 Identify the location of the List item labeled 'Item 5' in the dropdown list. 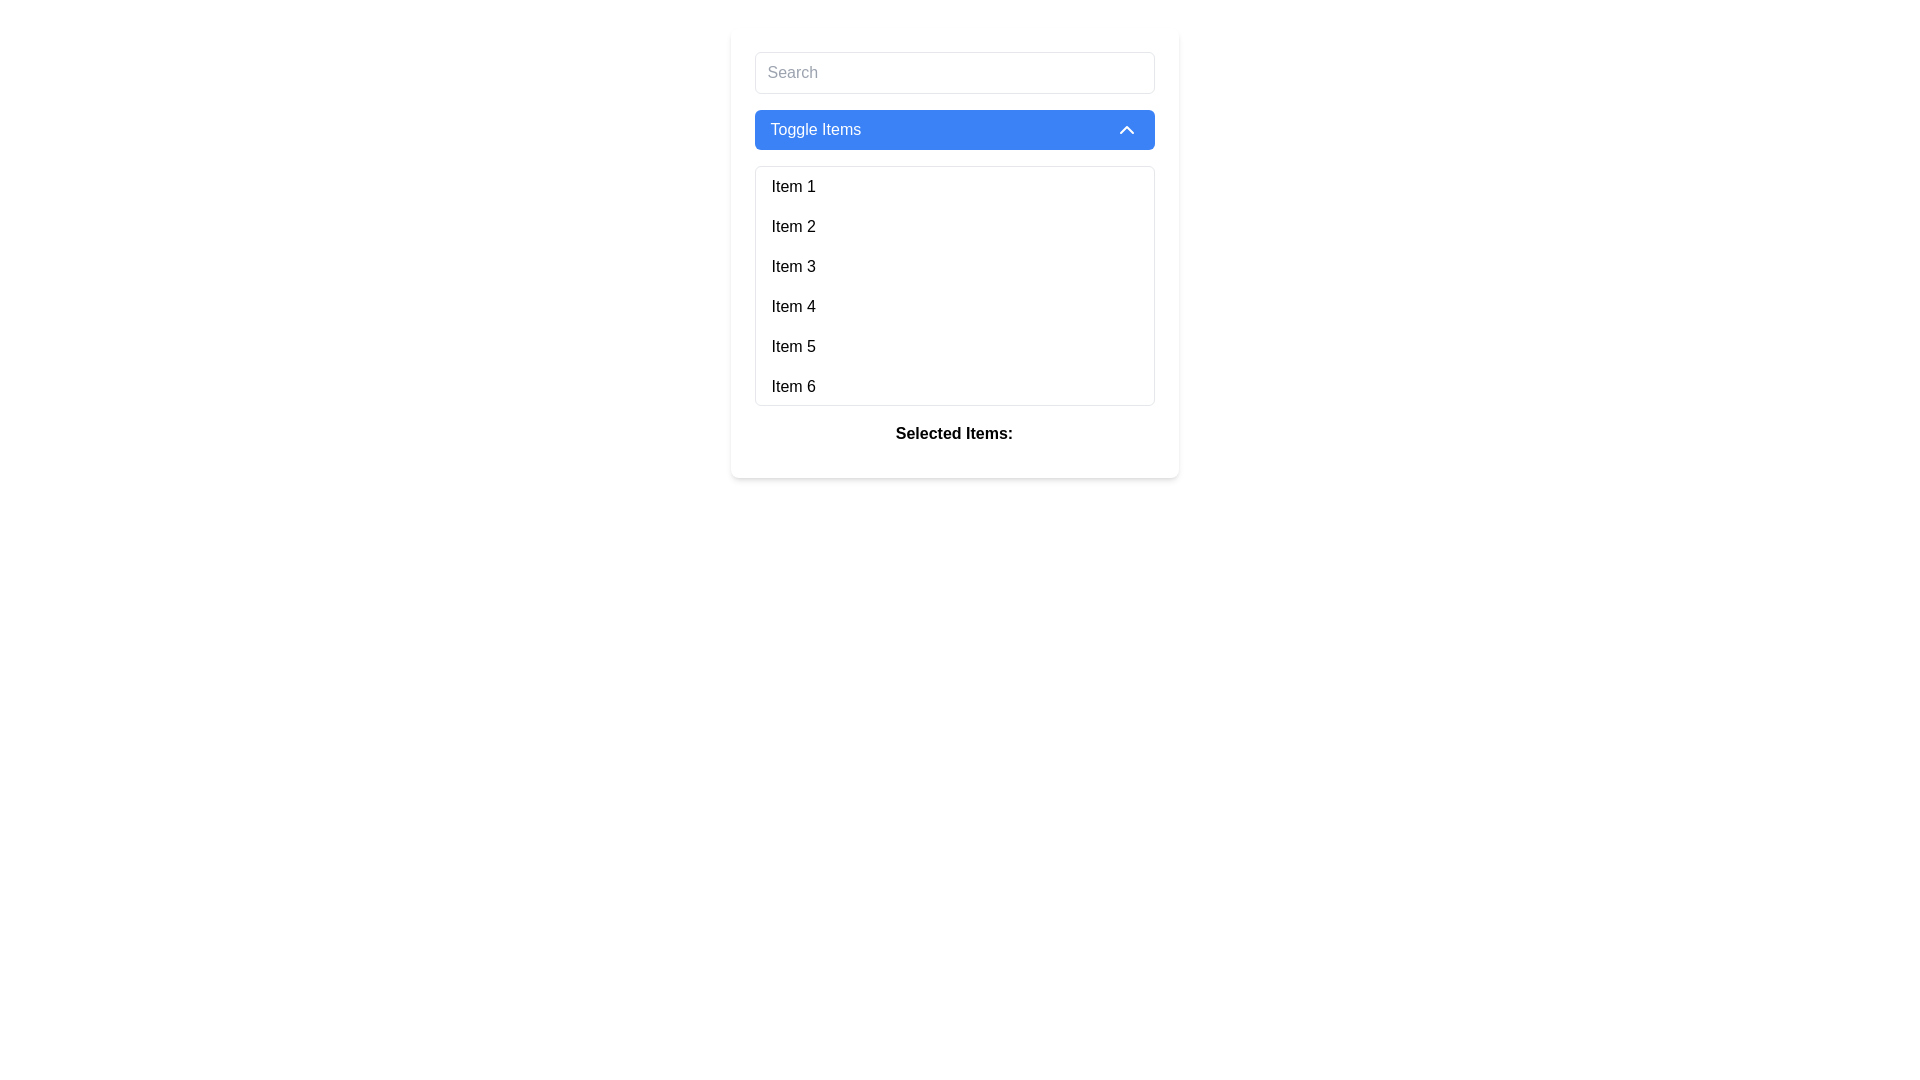
(953, 346).